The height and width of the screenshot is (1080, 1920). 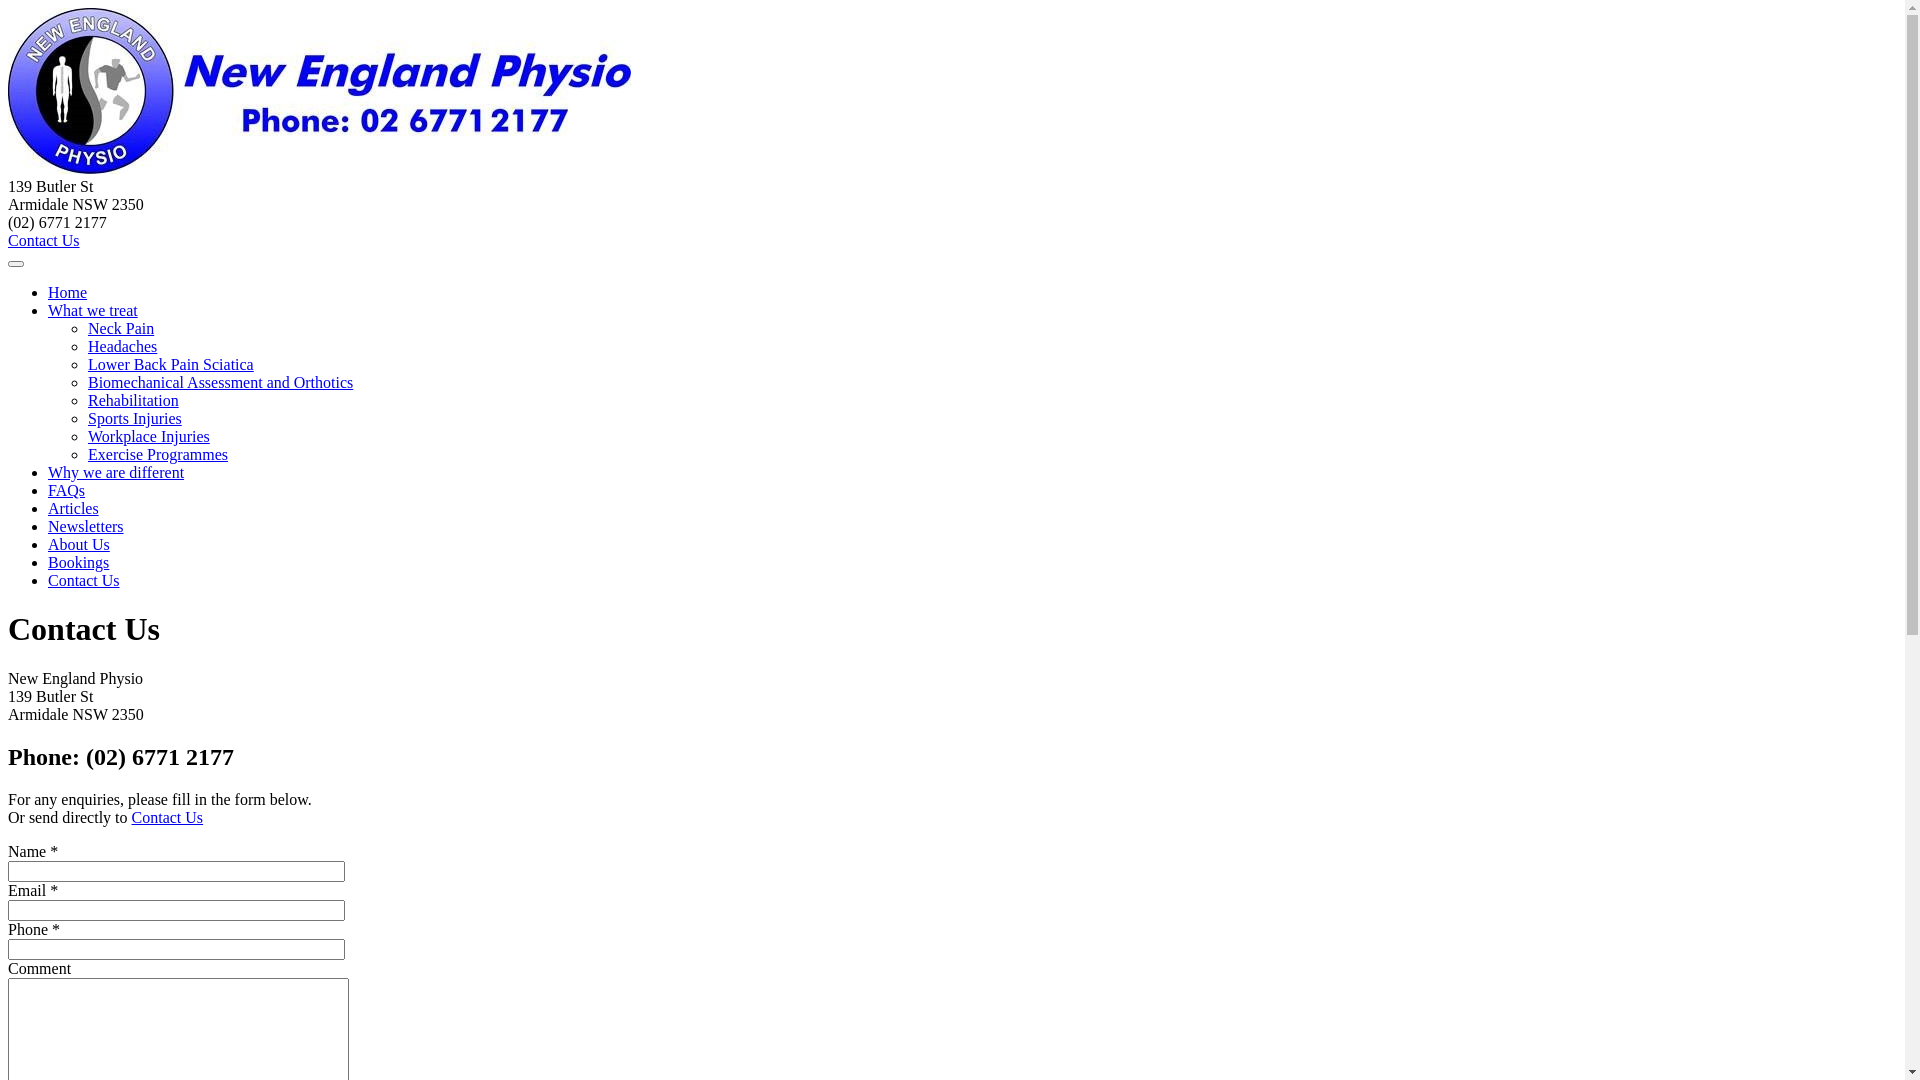 I want to click on 'What we treat', so click(x=91, y=310).